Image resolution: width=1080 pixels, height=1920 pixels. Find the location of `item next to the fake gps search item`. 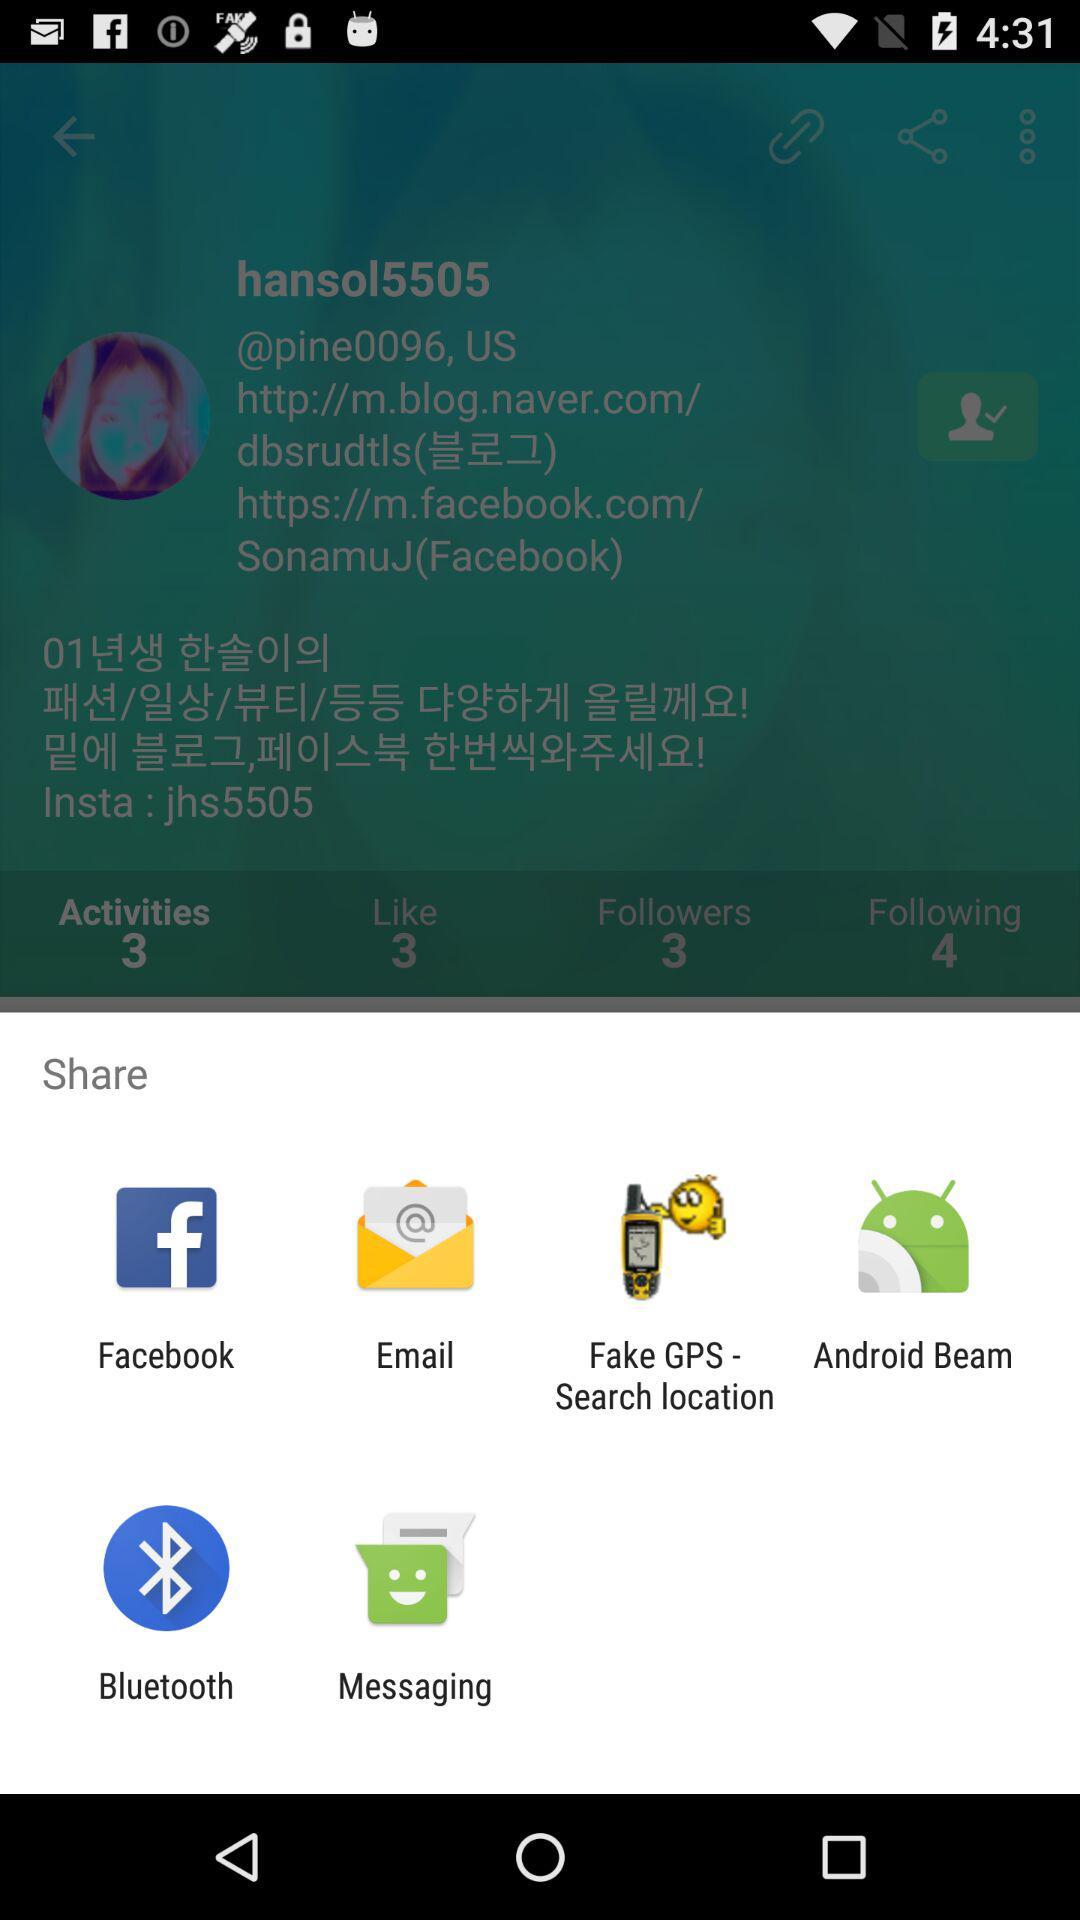

item next to the fake gps search item is located at coordinates (913, 1374).